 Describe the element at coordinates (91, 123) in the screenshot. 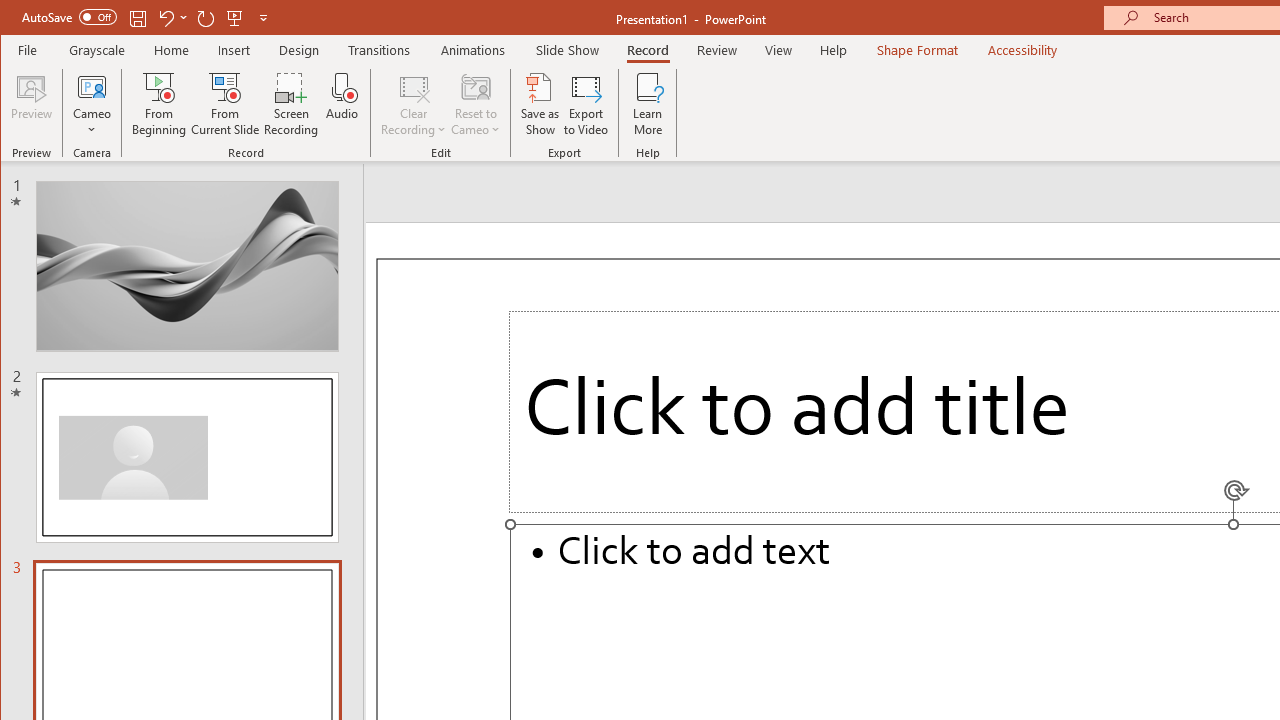

I see `'More Options'` at that location.